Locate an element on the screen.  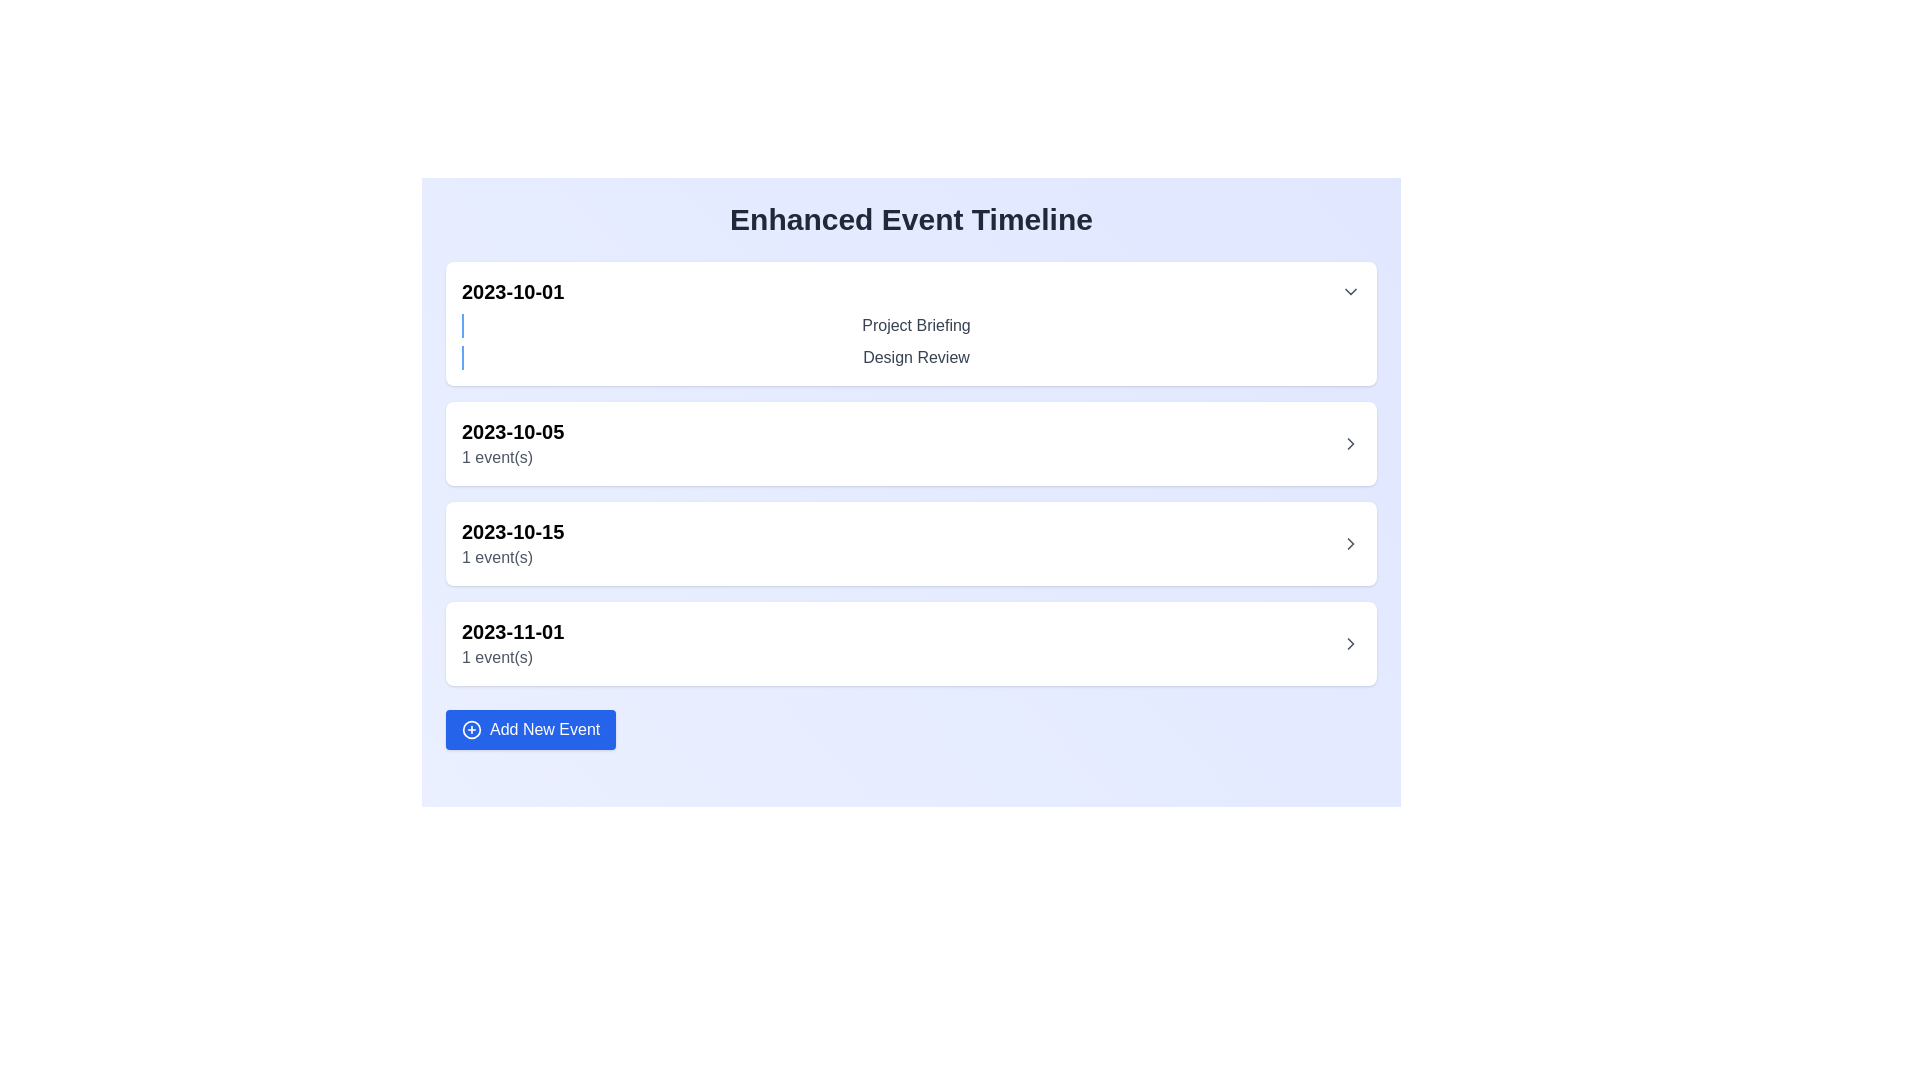
information displayed in the textual display element that lists 'Project Briefing' and 'Design Review', which is positioned below the date '2023-10-01' is located at coordinates (910, 341).